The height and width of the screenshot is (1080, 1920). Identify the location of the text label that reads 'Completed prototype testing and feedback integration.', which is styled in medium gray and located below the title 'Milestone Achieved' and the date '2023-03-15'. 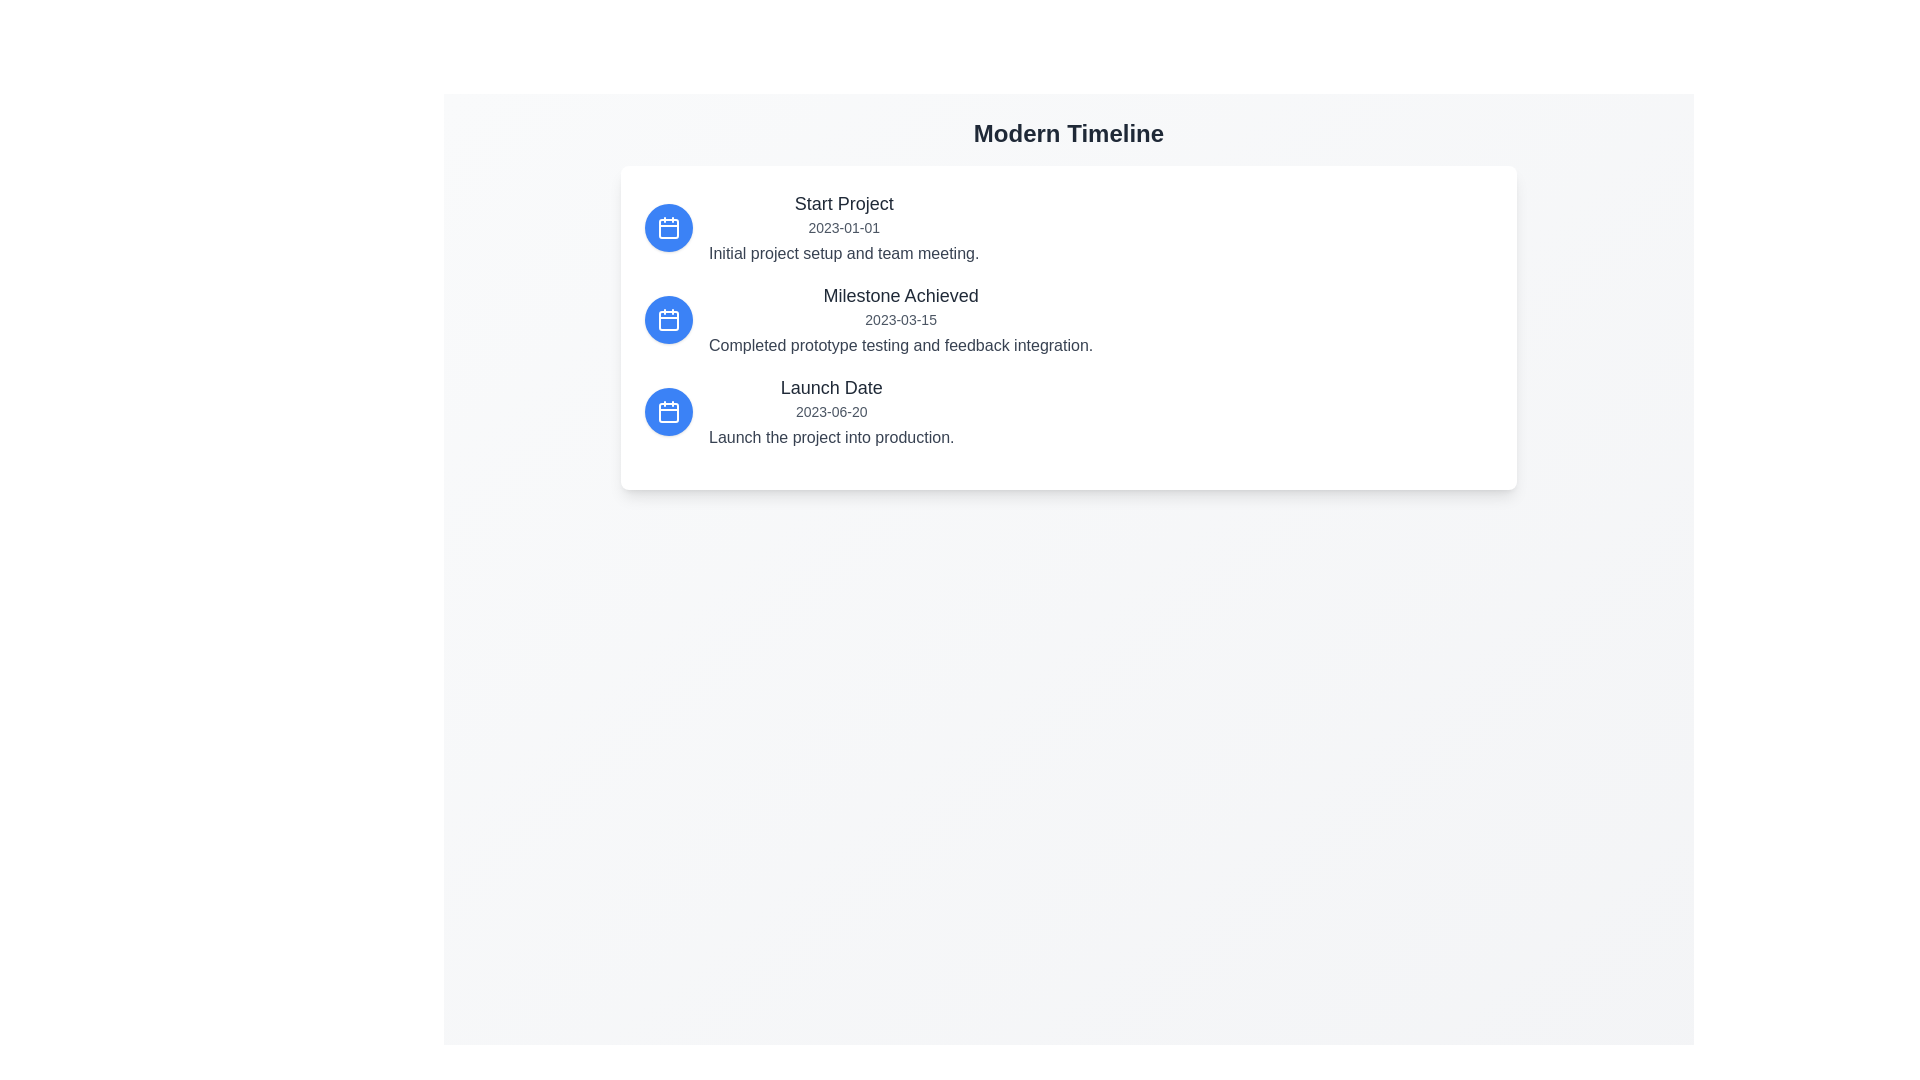
(900, 345).